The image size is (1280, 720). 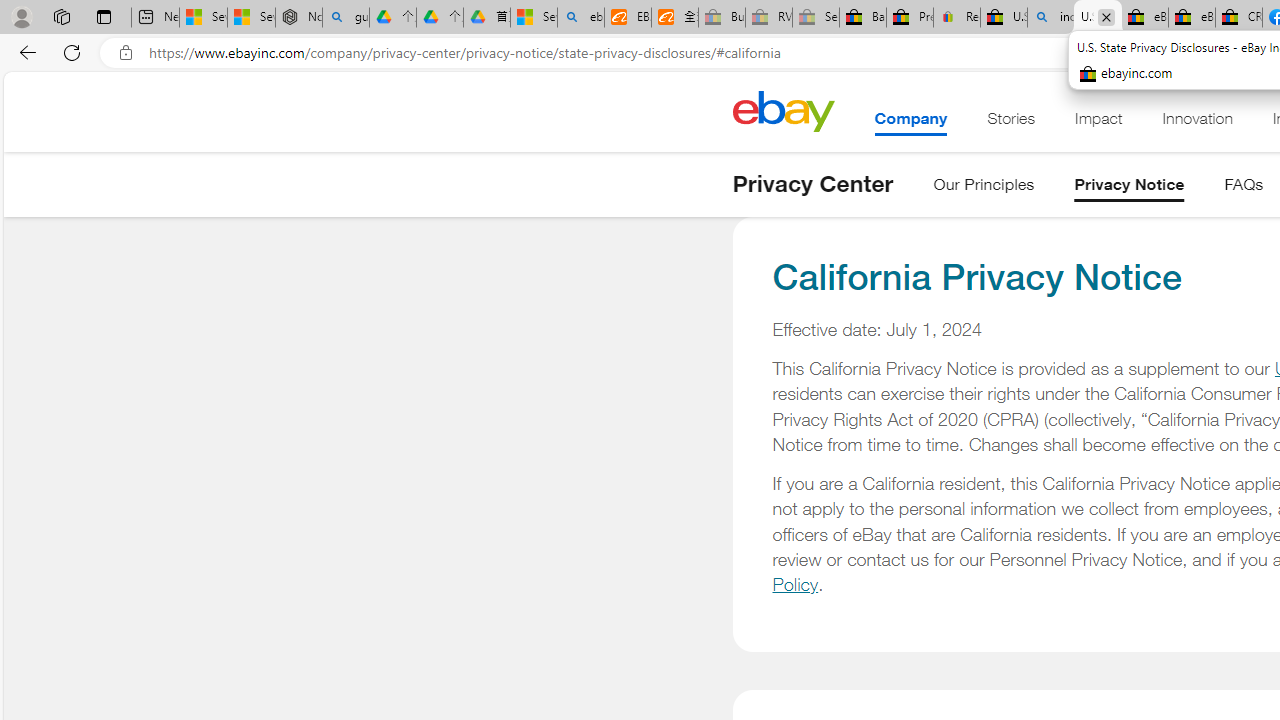 What do you see at coordinates (720, 17) in the screenshot?
I see `'Buy Auto Parts & Accessories | eBay - Sleeping'` at bounding box center [720, 17].